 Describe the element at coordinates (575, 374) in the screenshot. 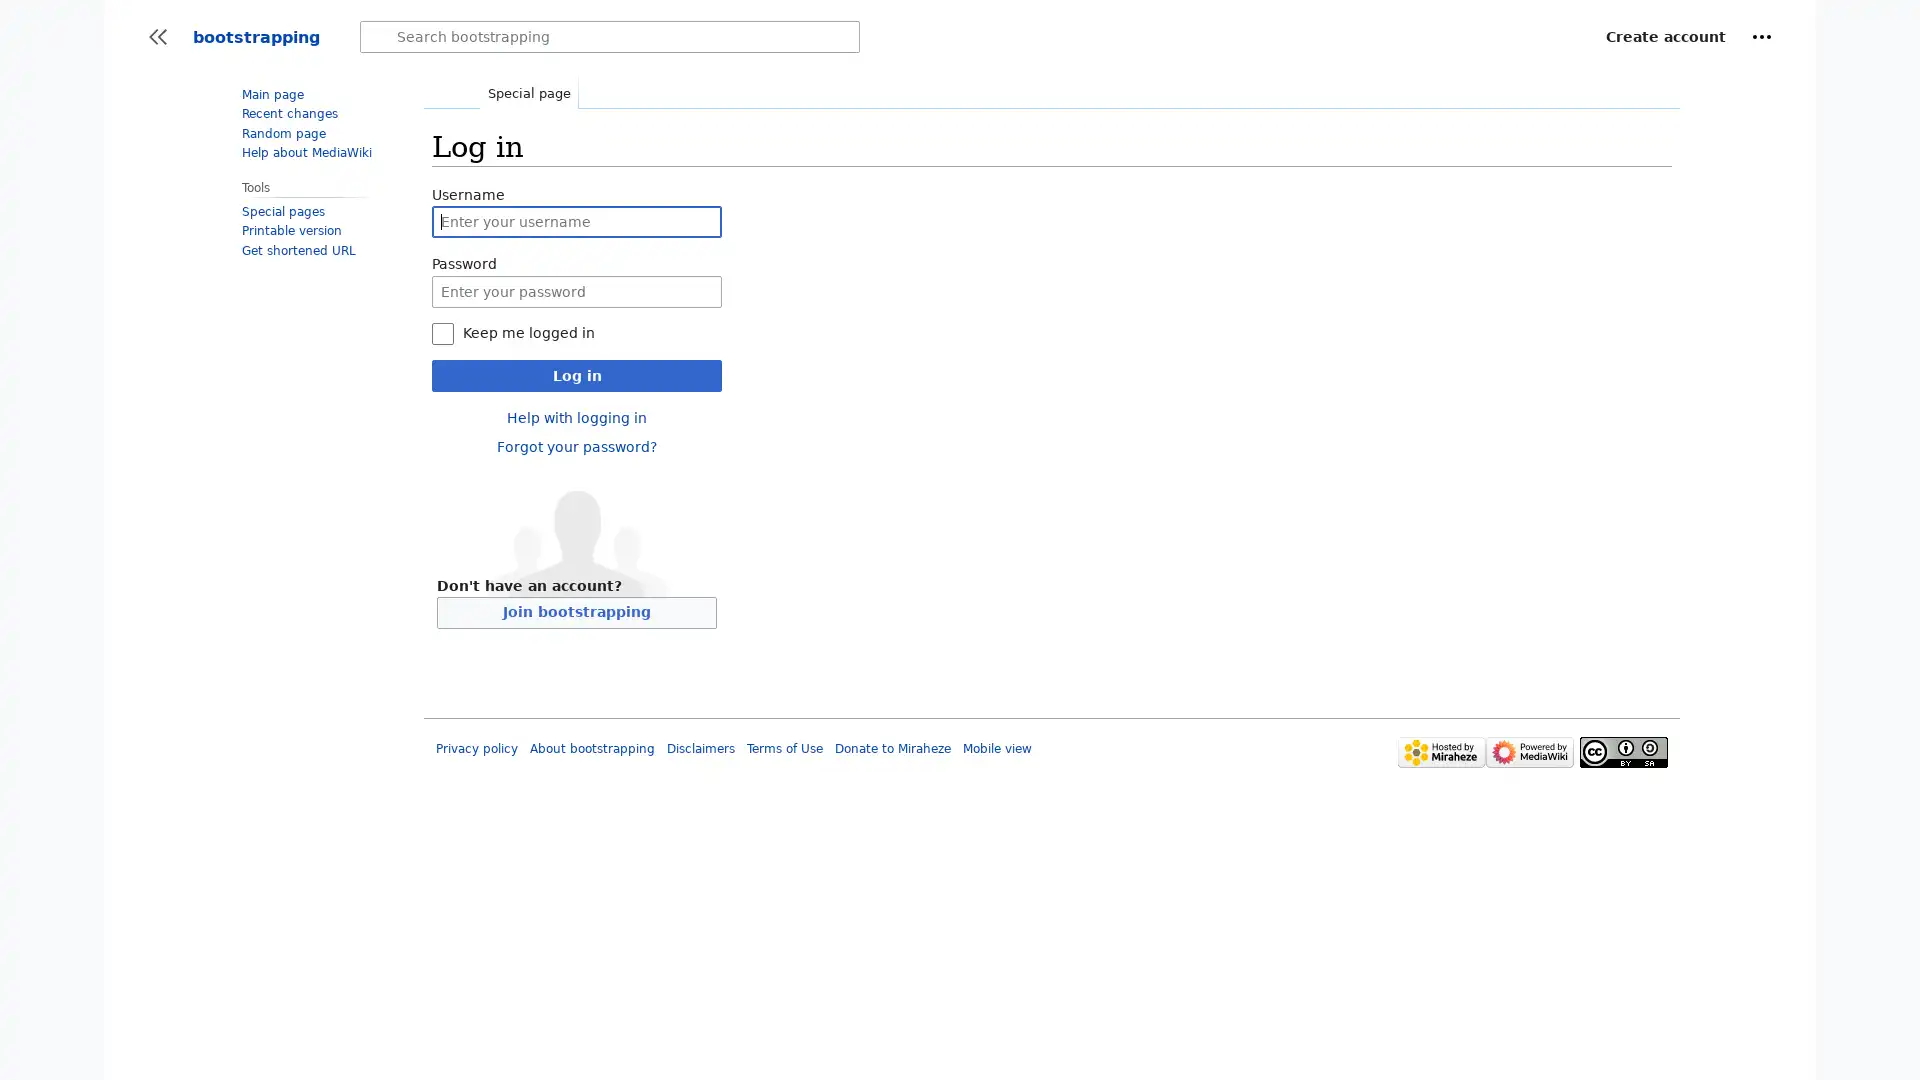

I see `Log in` at that location.